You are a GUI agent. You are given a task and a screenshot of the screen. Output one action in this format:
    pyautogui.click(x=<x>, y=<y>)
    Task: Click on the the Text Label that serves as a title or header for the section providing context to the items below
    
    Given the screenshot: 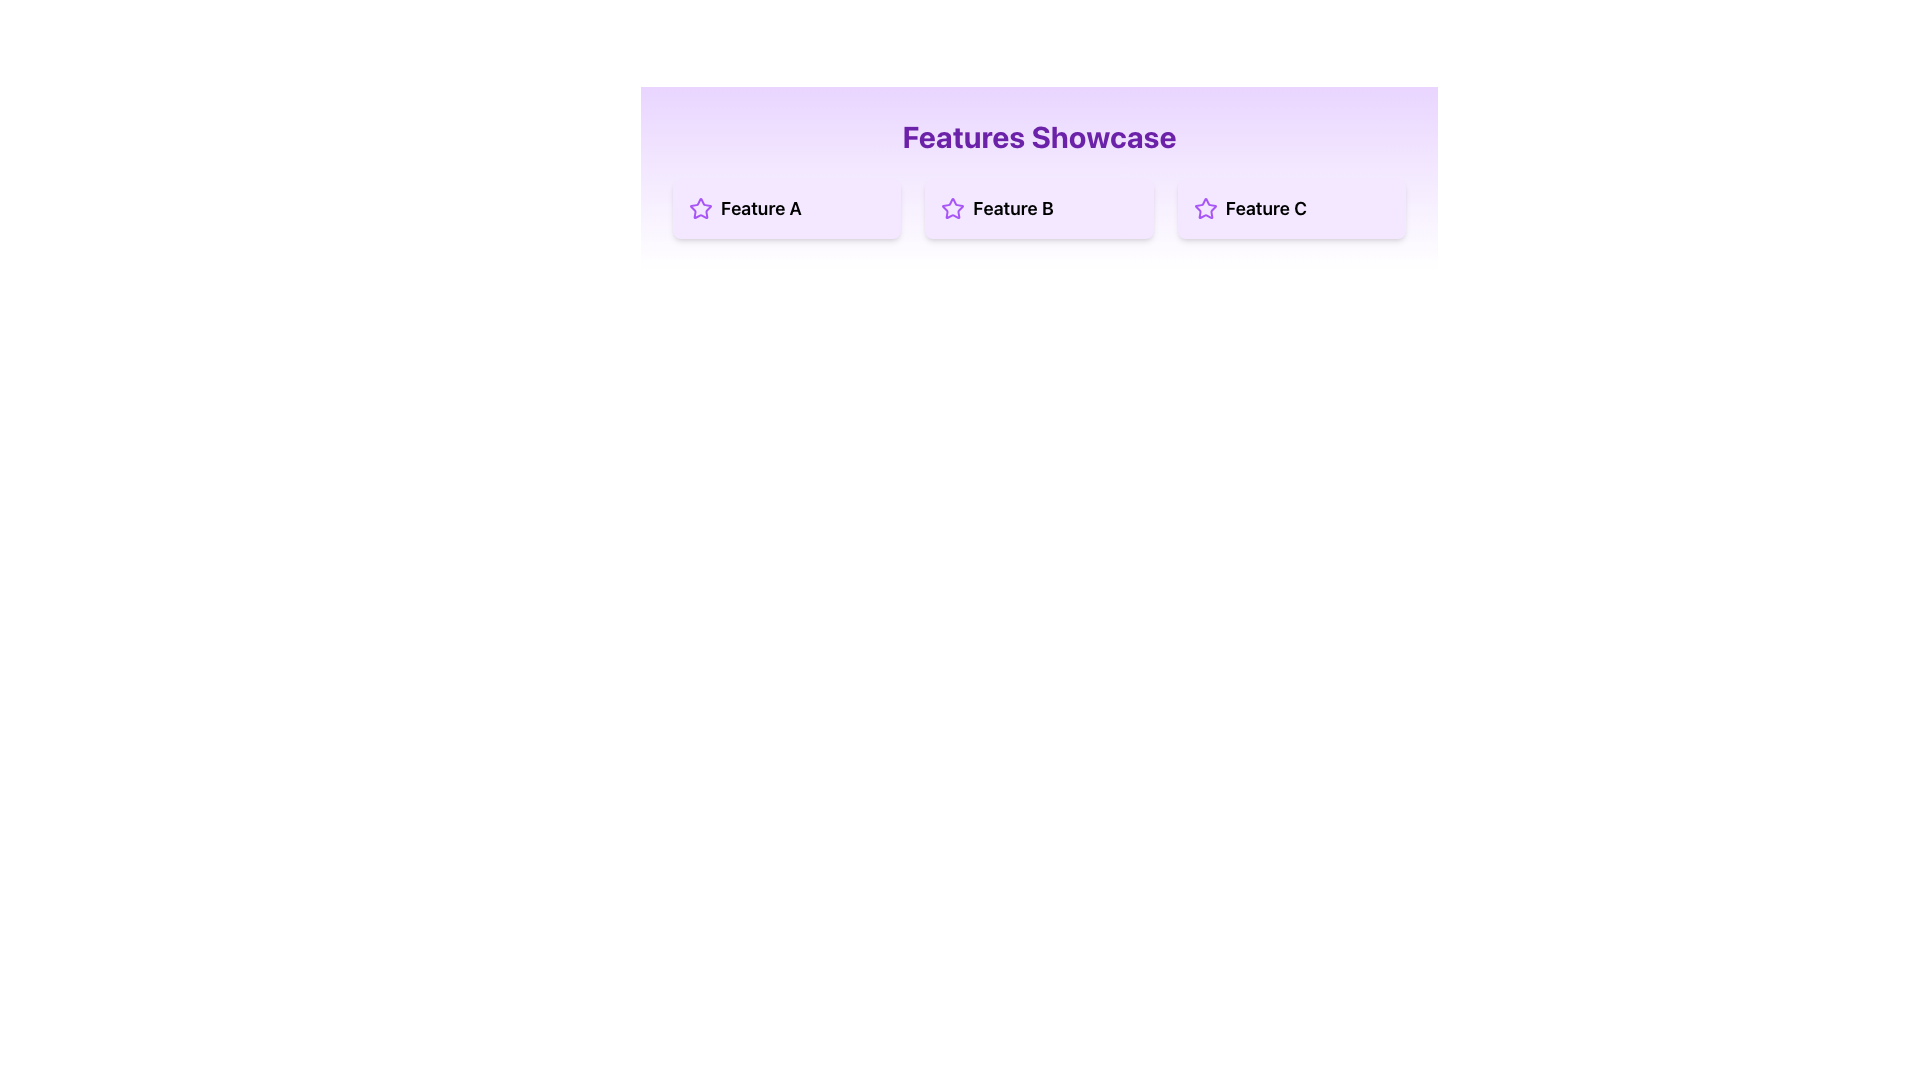 What is the action you would take?
    pyautogui.click(x=1039, y=136)
    